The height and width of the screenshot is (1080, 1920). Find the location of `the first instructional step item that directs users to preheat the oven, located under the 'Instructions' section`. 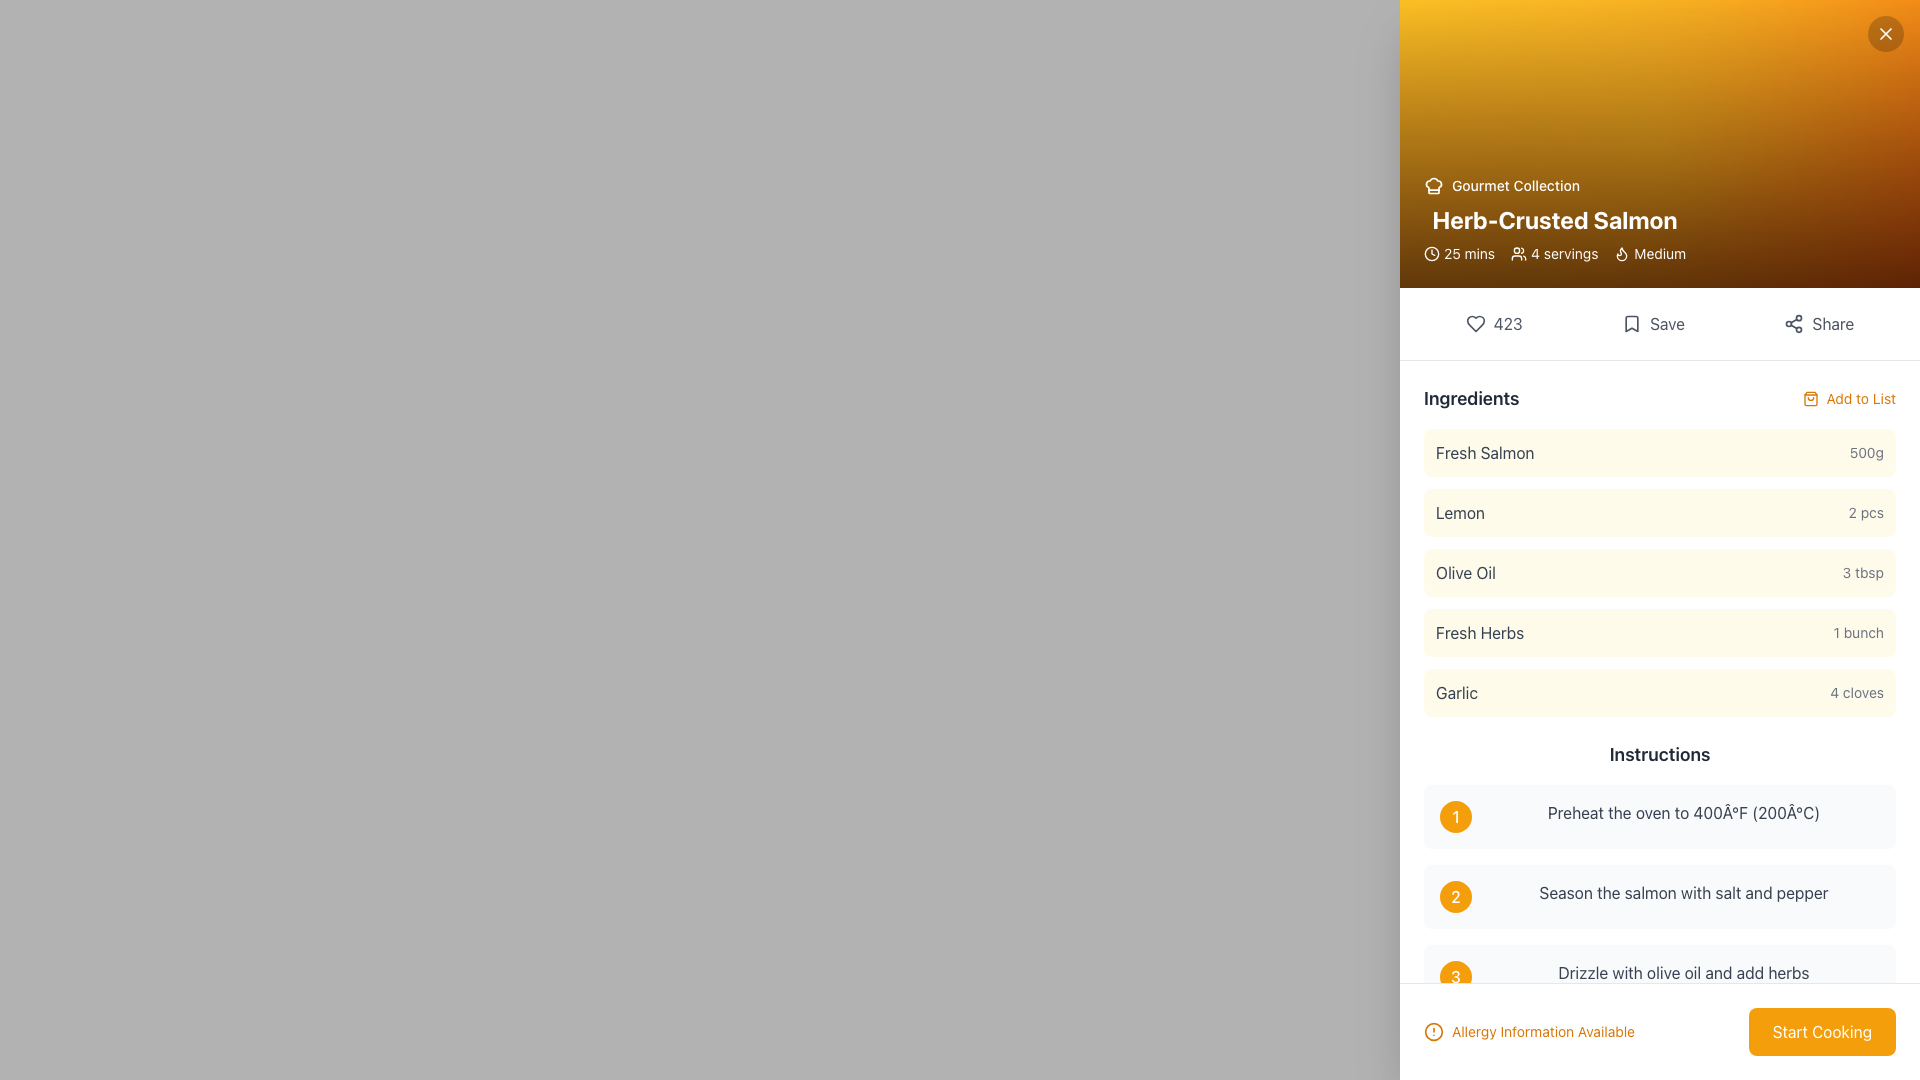

the first instructional step item that directs users to preheat the oven, located under the 'Instructions' section is located at coordinates (1660, 817).